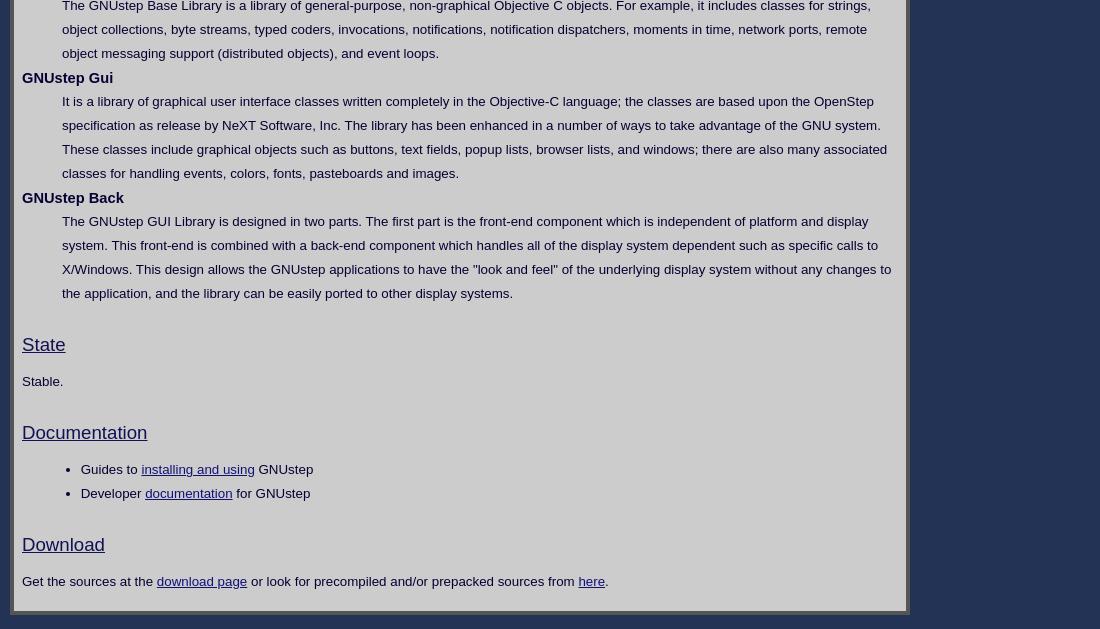 The image size is (1100, 629). What do you see at coordinates (412, 580) in the screenshot?
I see `'or look for
precompiled and/or prepacked sources from'` at bounding box center [412, 580].